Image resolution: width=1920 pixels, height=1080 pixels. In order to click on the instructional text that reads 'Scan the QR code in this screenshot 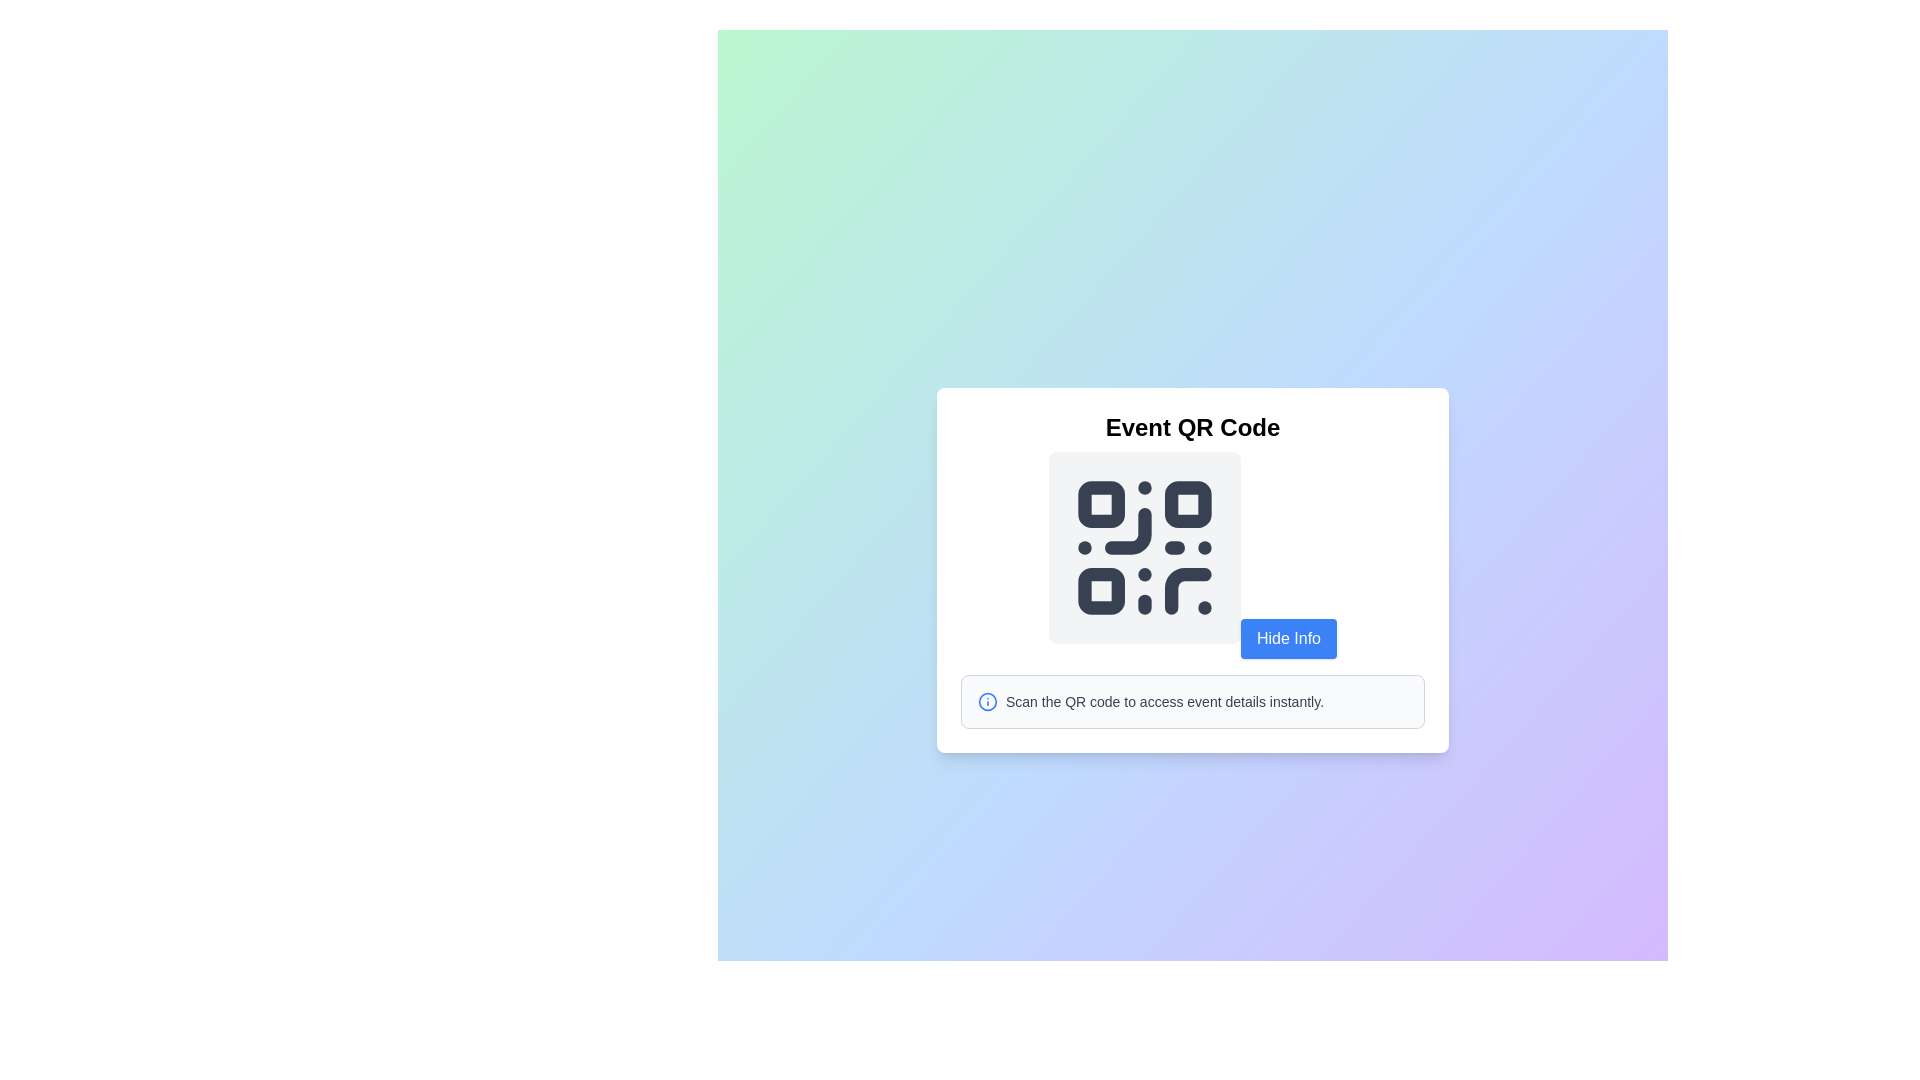, I will do `click(1193, 700)`.